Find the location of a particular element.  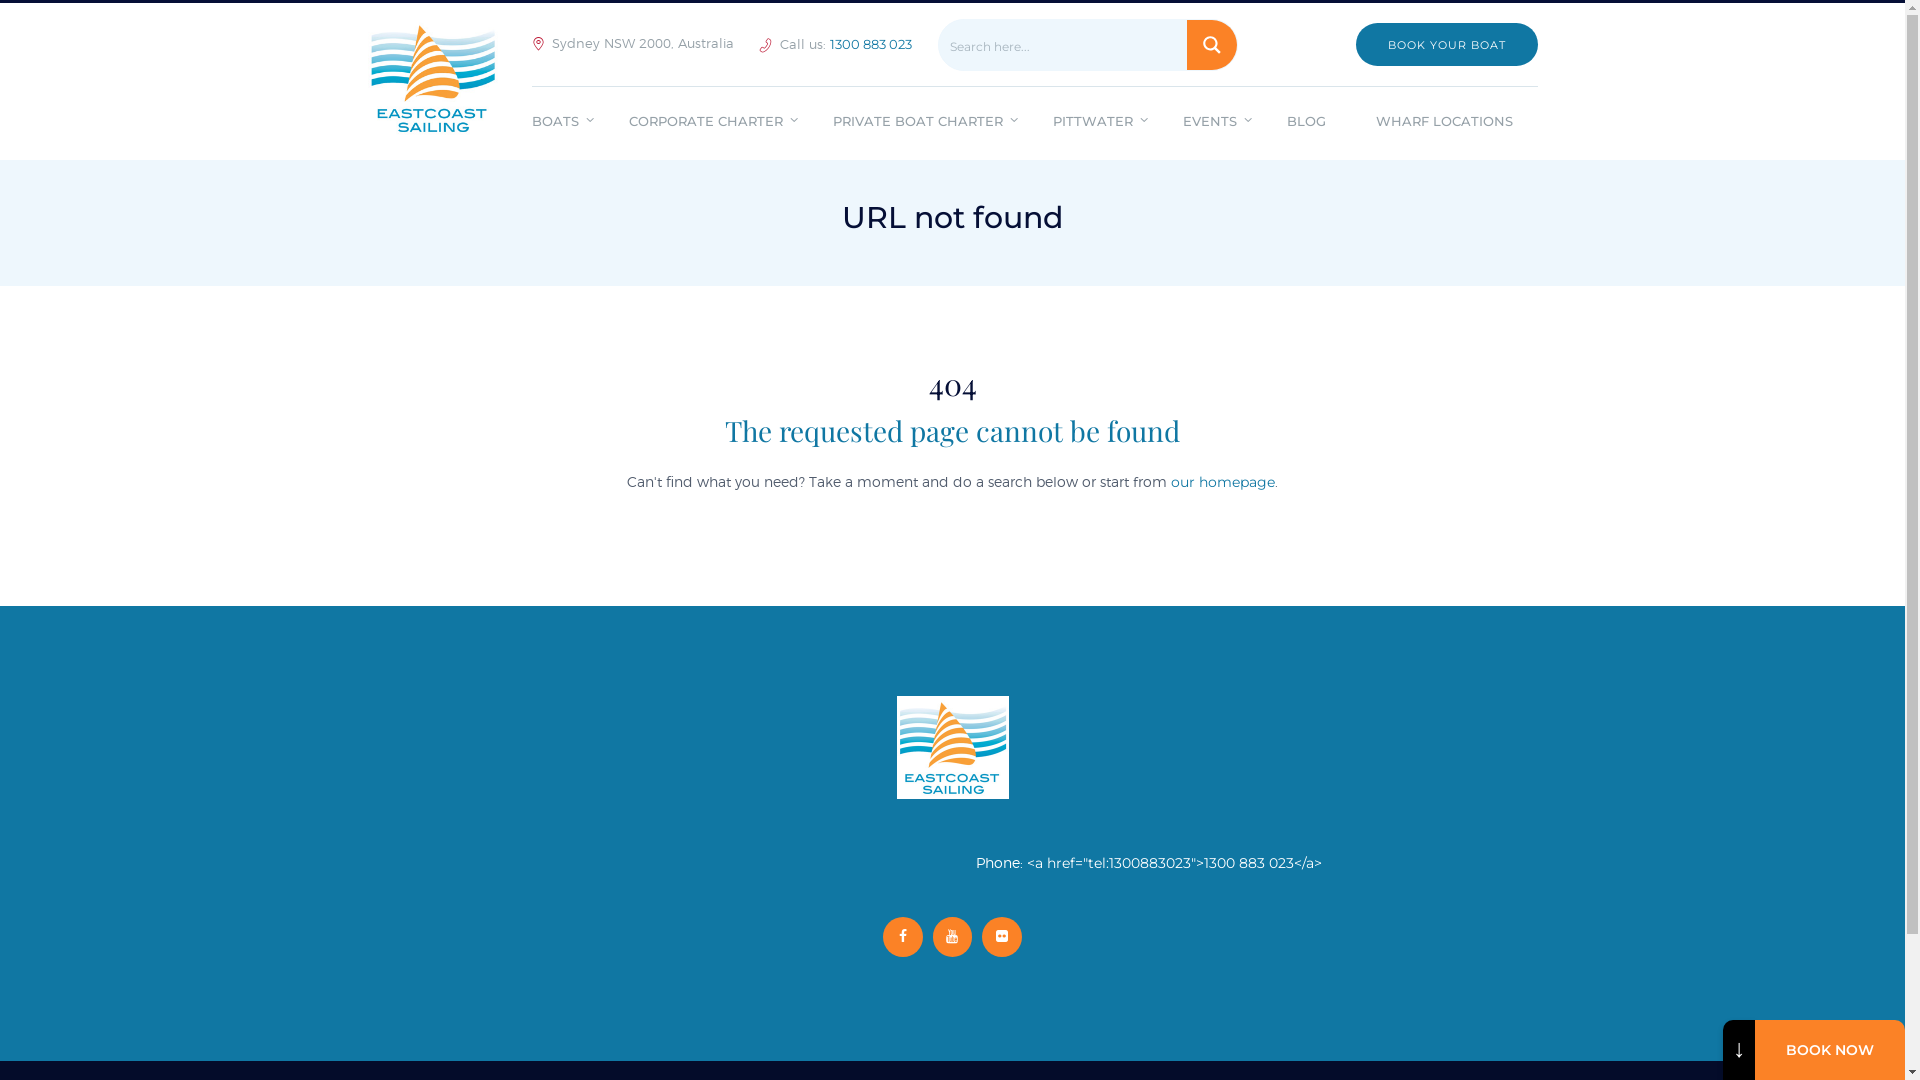

'WHARF LOCATIONS' is located at coordinates (1444, 123).